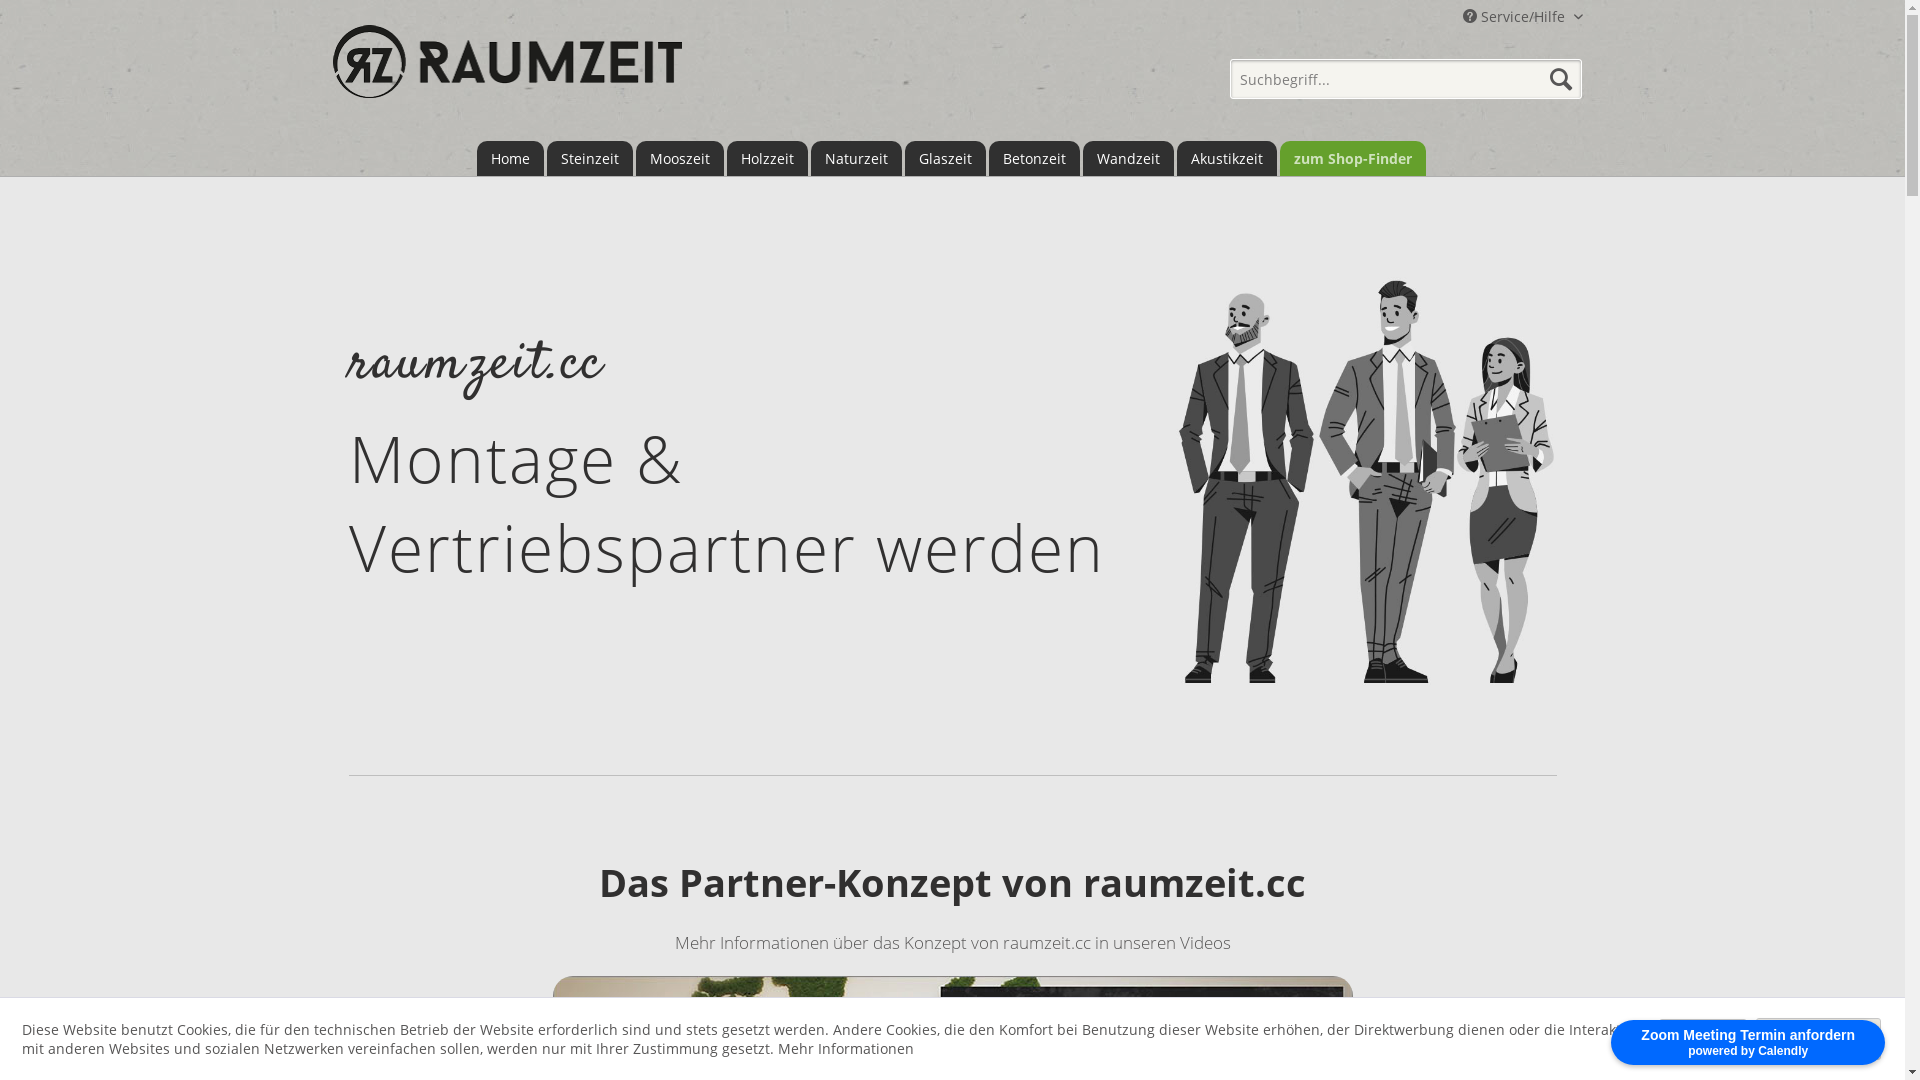 The width and height of the screenshot is (1920, 1080). What do you see at coordinates (1033, 157) in the screenshot?
I see `'Betonzeit'` at bounding box center [1033, 157].